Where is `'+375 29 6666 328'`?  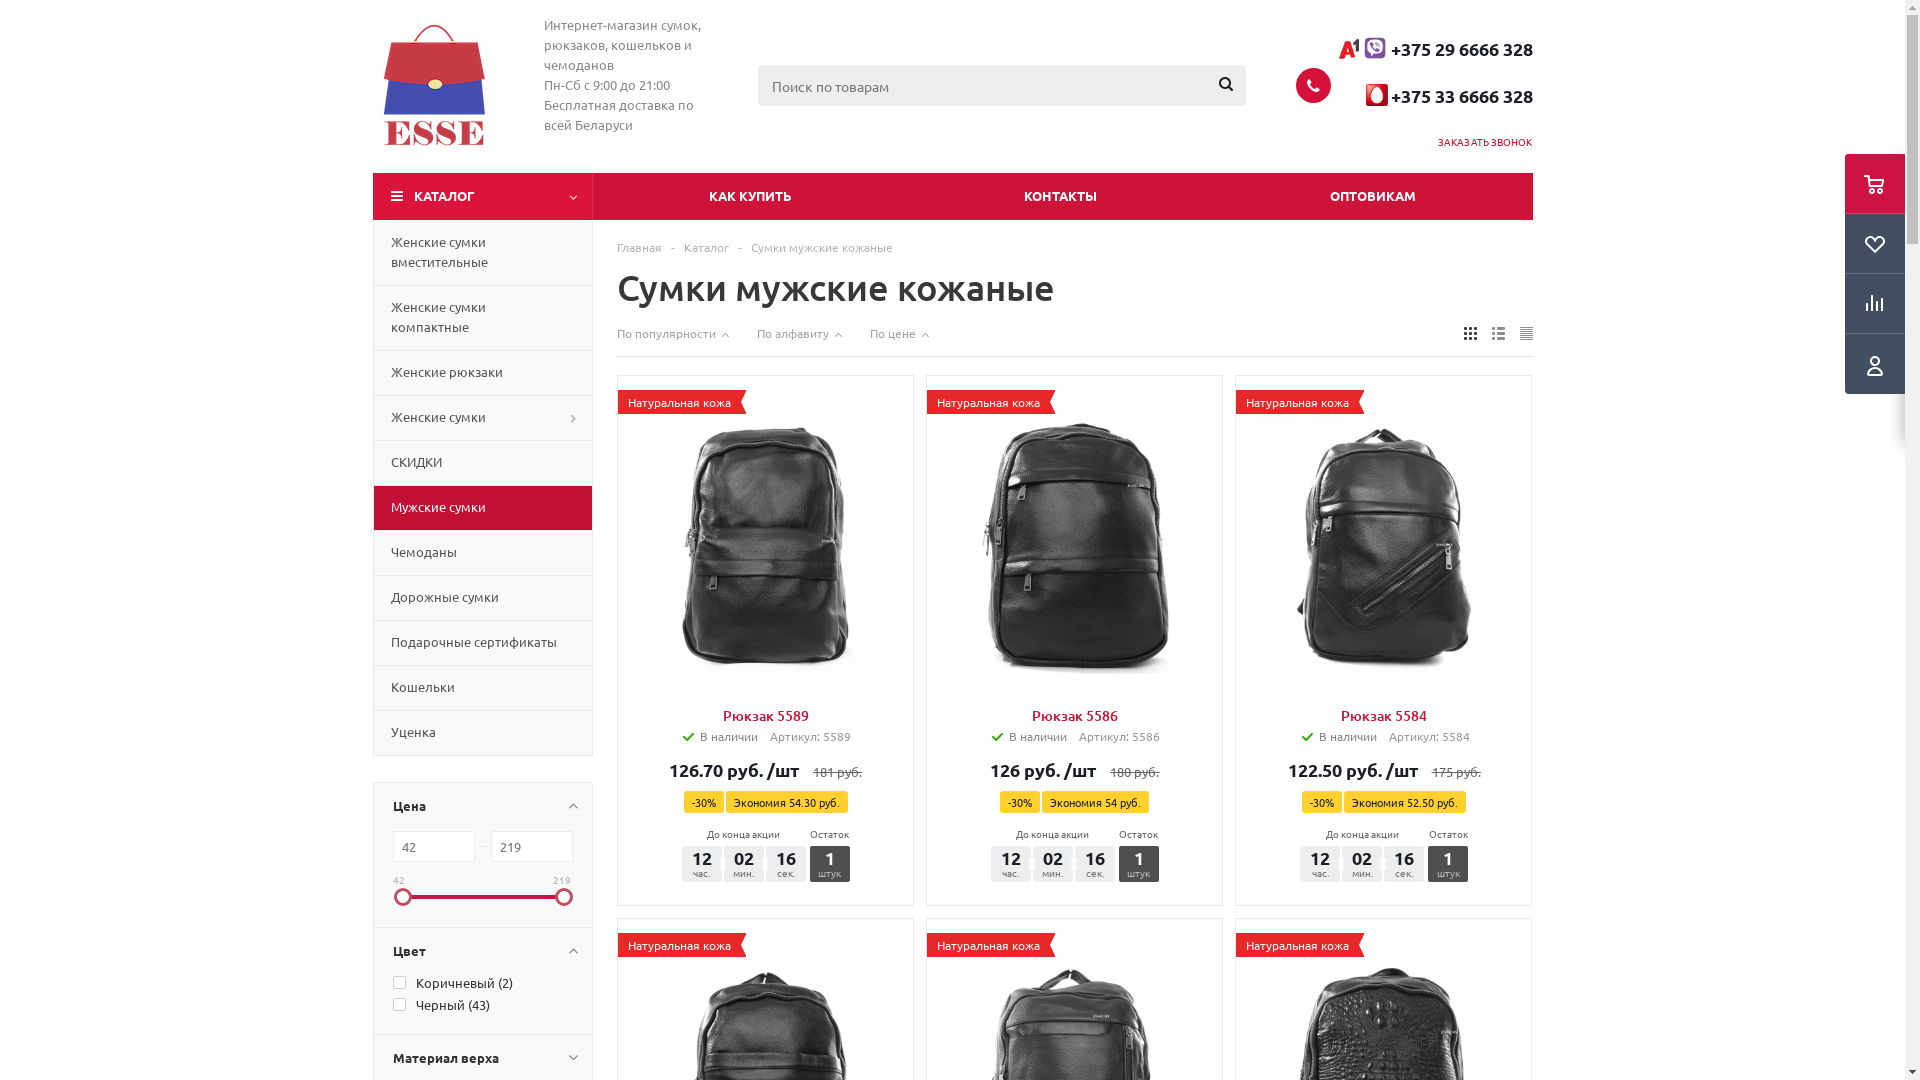 '+375 29 6666 328' is located at coordinates (1460, 48).